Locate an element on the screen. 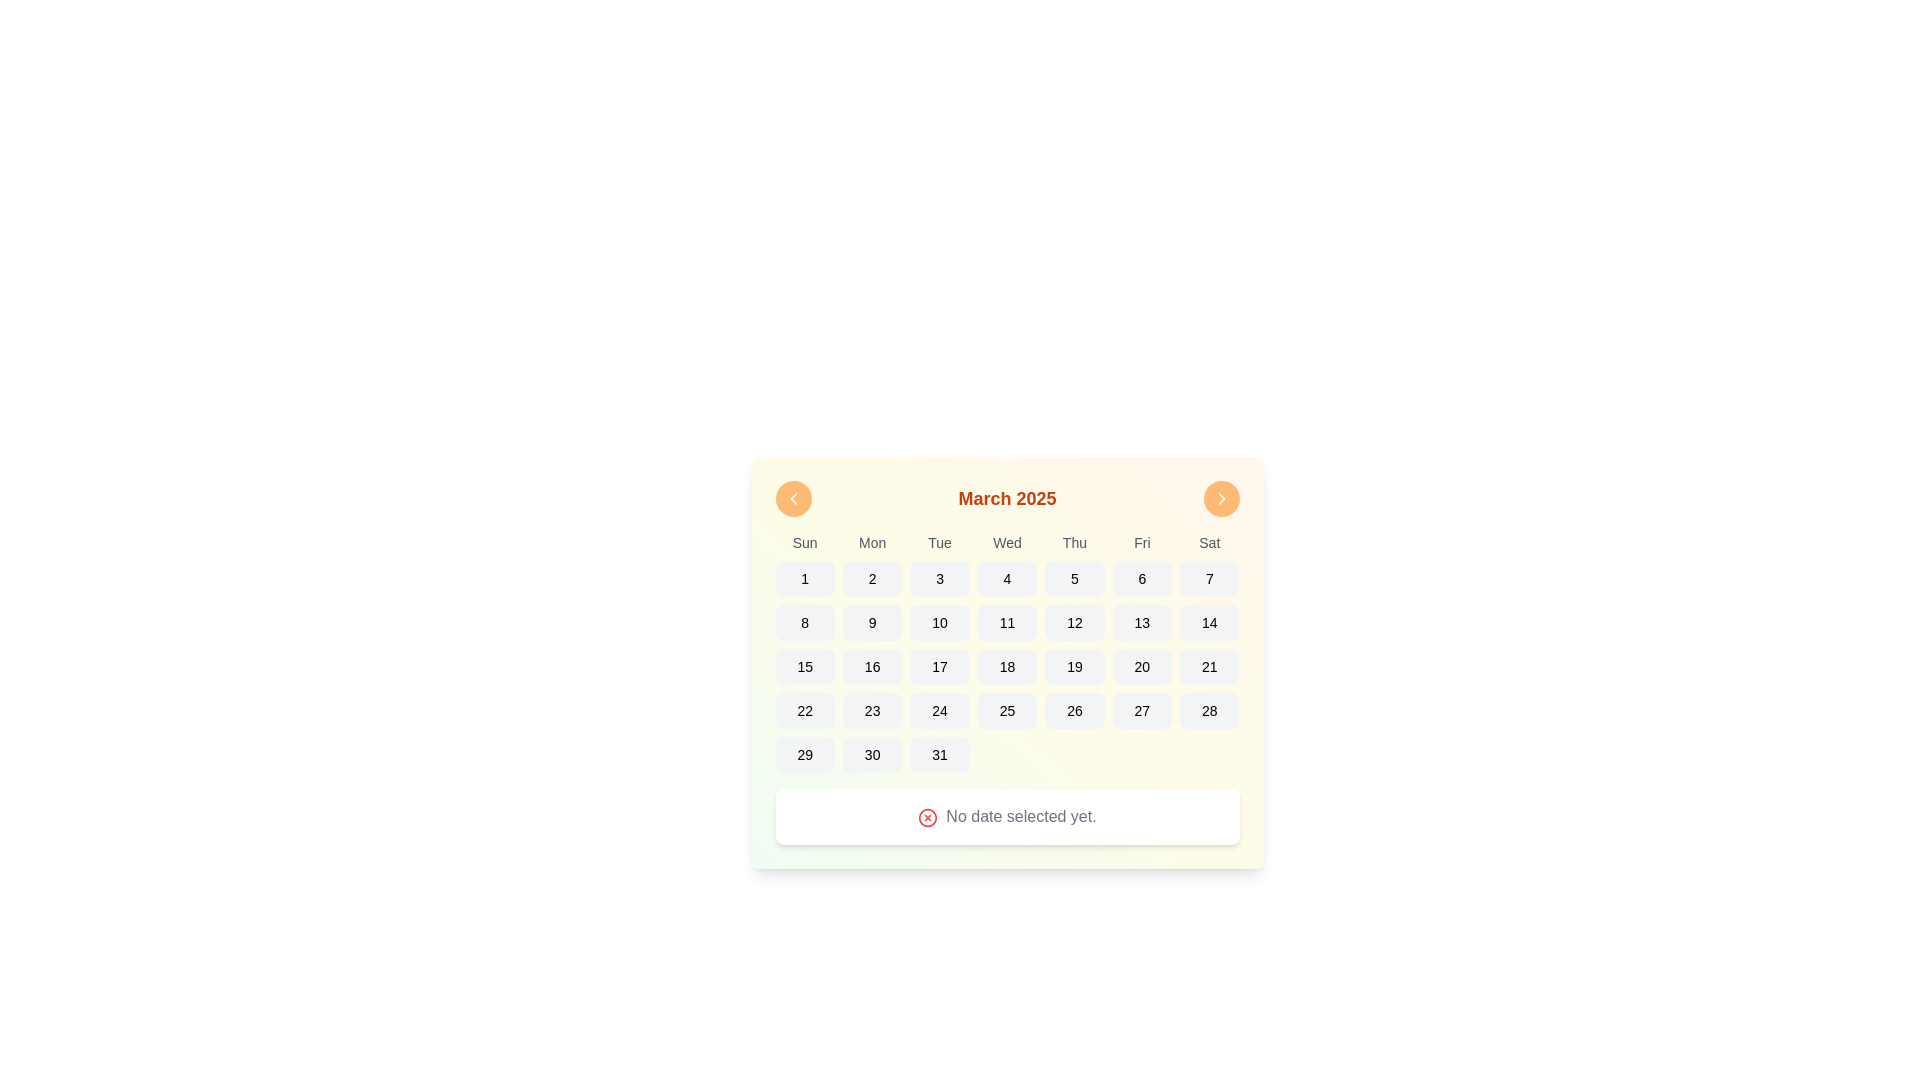 This screenshot has height=1080, width=1920. the text label displaying 'No date selected yet.' located in the bottom section of the calendar view is located at coordinates (1007, 817).